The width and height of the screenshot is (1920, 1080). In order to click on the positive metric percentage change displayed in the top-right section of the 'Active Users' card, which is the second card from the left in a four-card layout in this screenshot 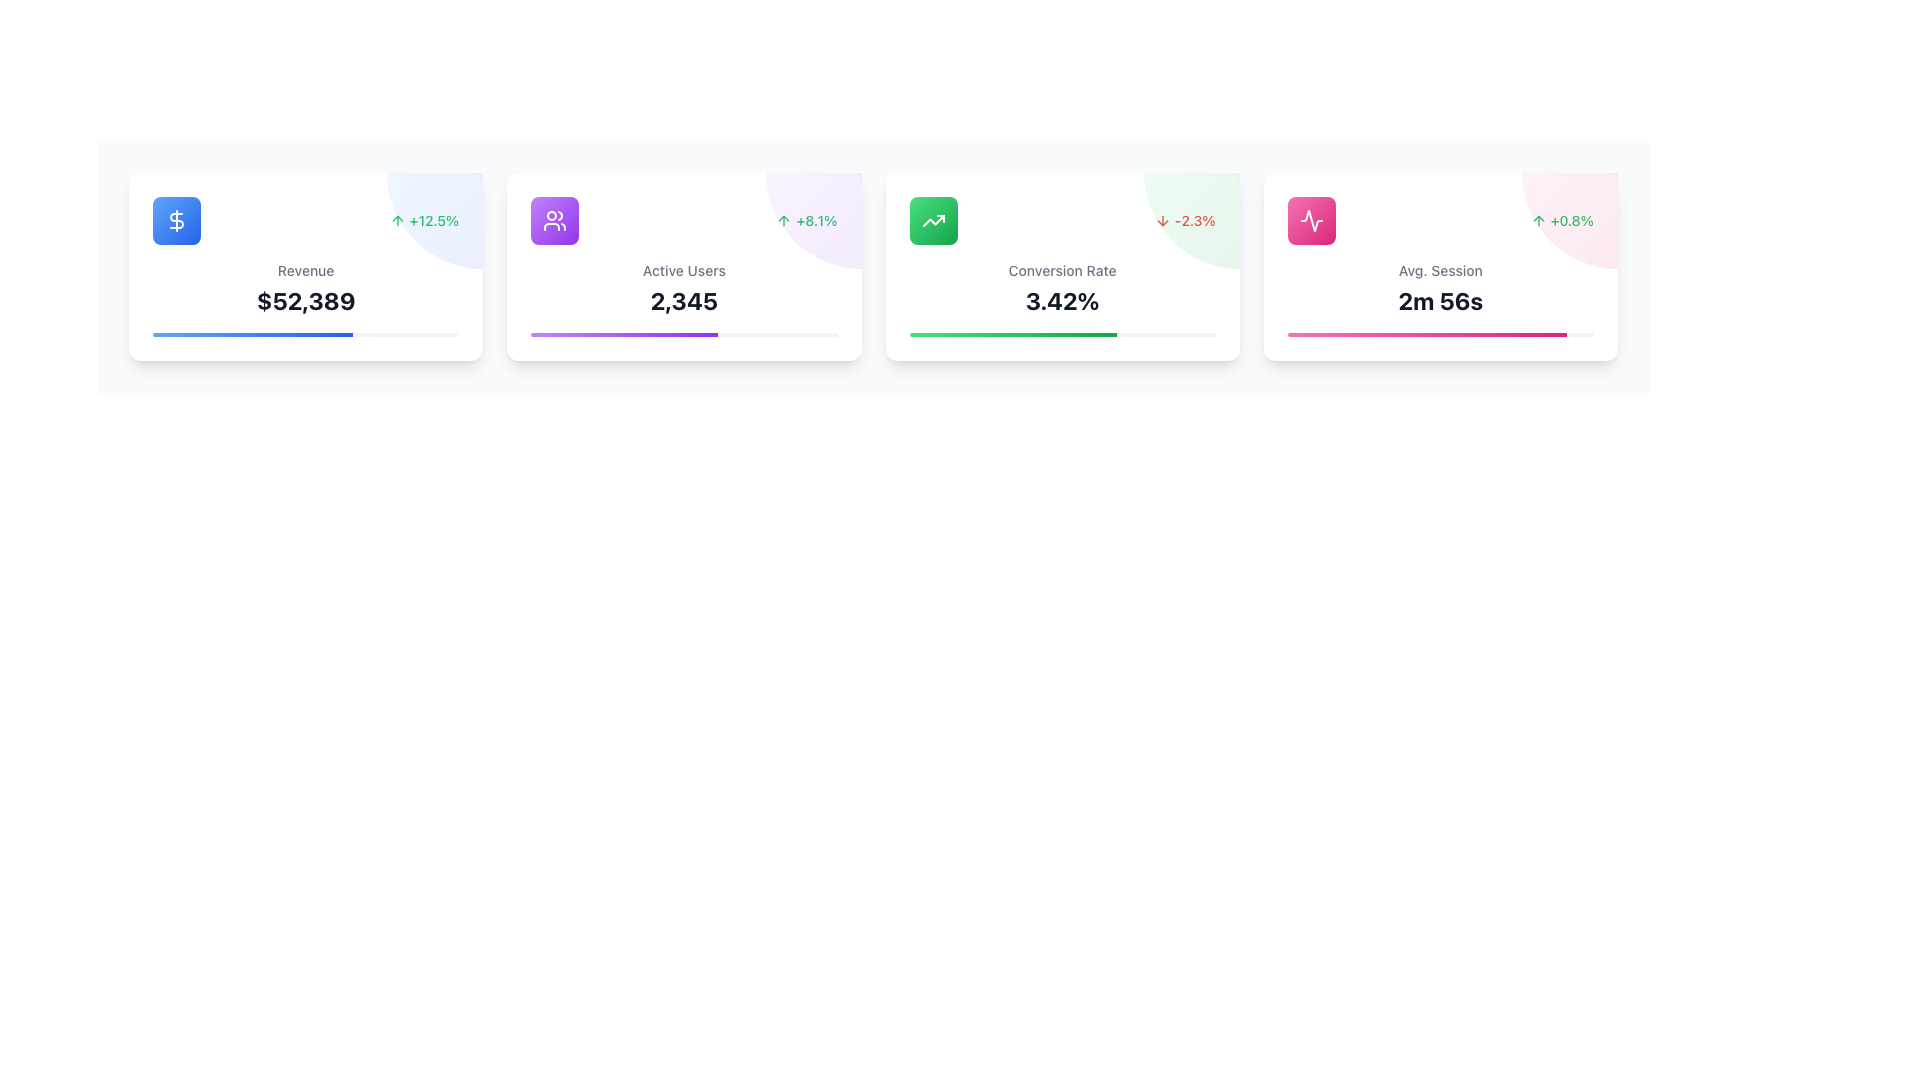, I will do `click(684, 220)`.